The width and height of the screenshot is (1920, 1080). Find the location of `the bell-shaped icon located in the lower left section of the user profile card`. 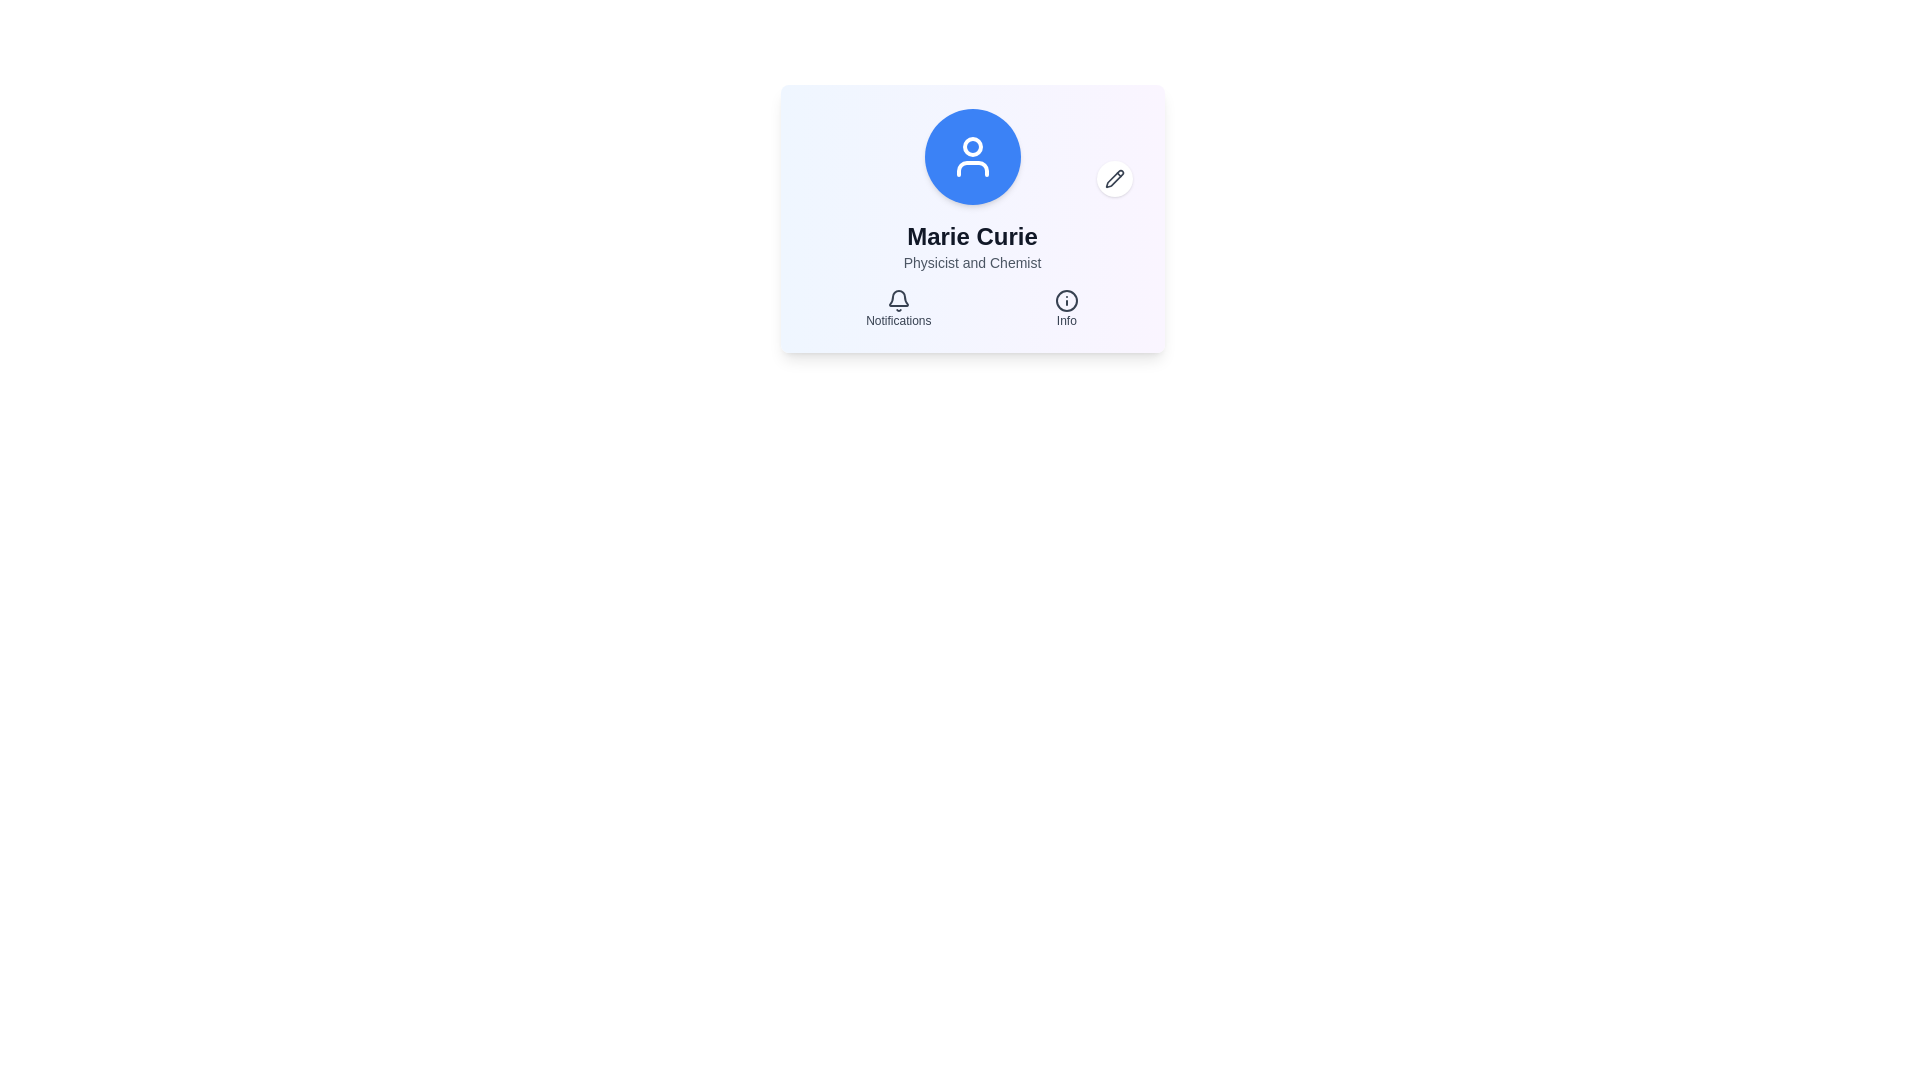

the bell-shaped icon located in the lower left section of the user profile card is located at coordinates (897, 300).